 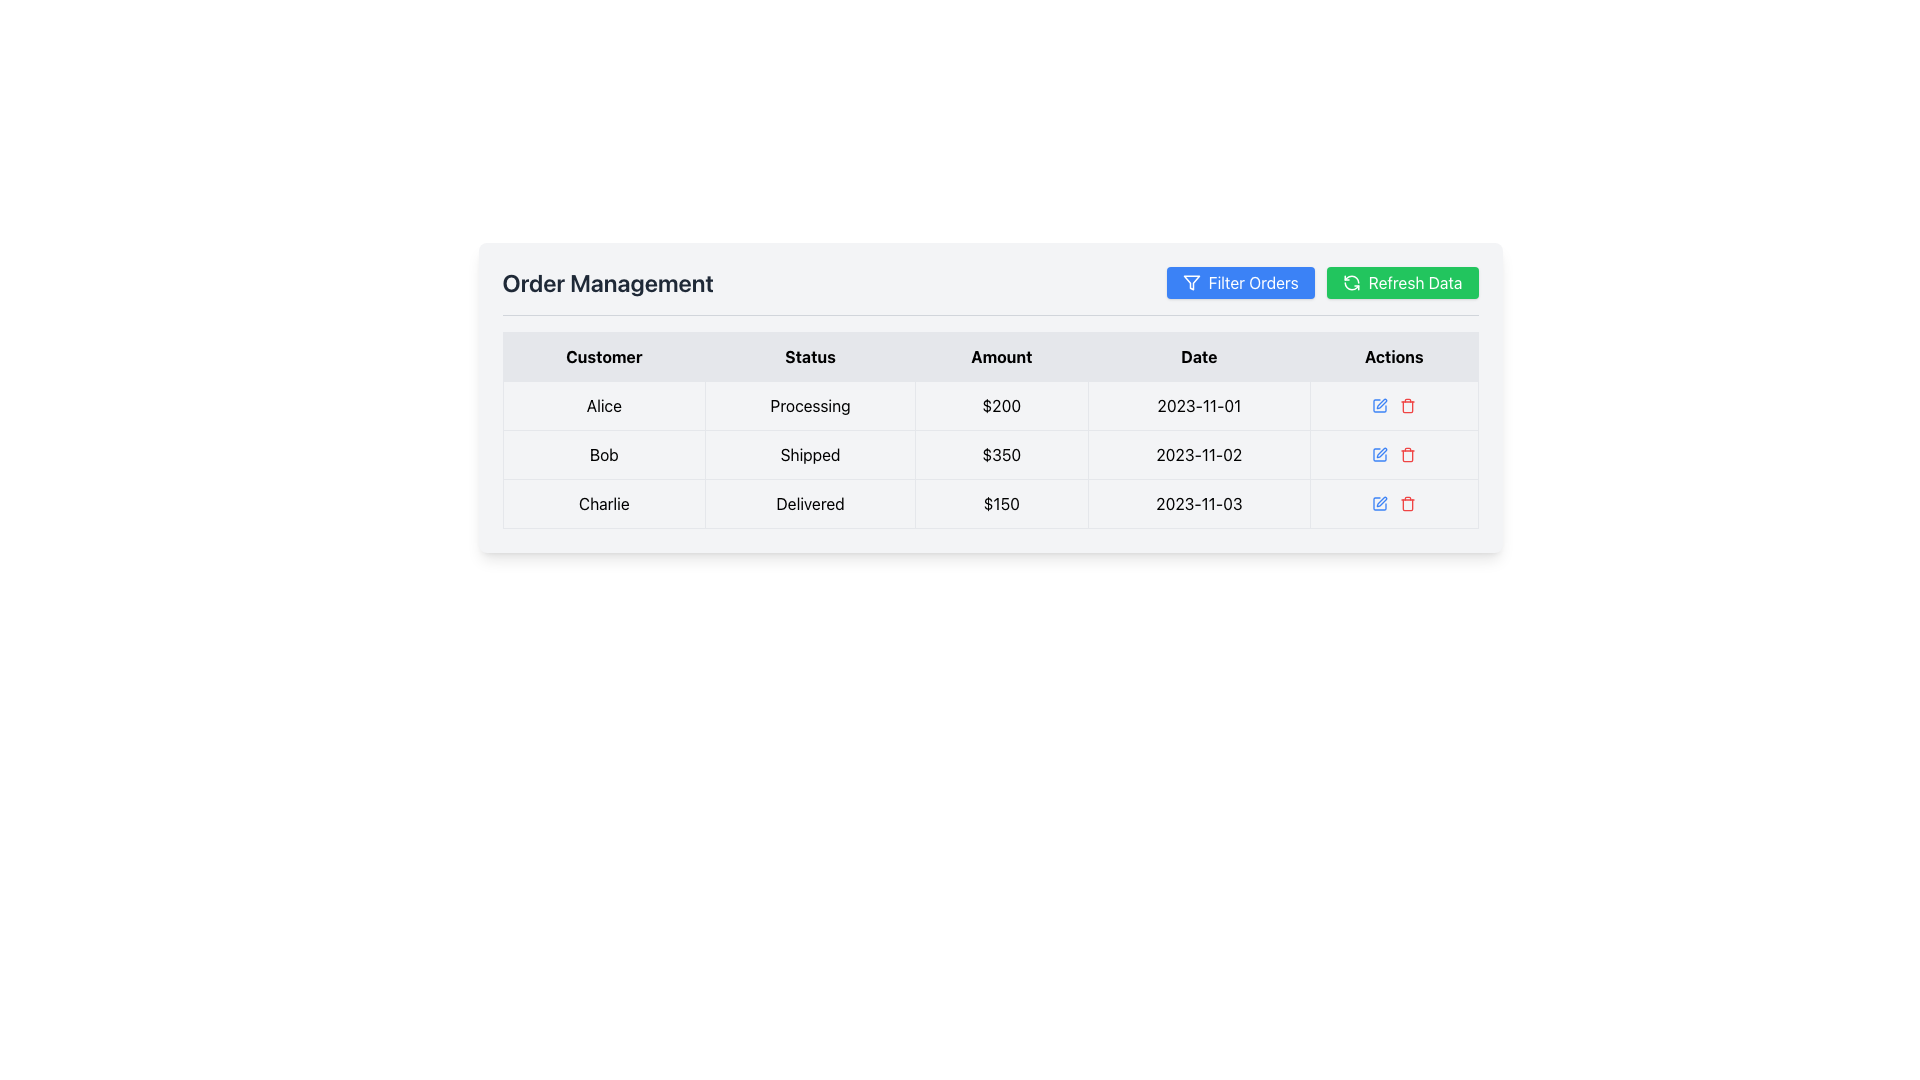 What do you see at coordinates (810, 356) in the screenshot?
I see `the 'Status' text label, which is a rectangular box with centered text in bold black font and a gray background, located in the second column of the header row of a table` at bounding box center [810, 356].